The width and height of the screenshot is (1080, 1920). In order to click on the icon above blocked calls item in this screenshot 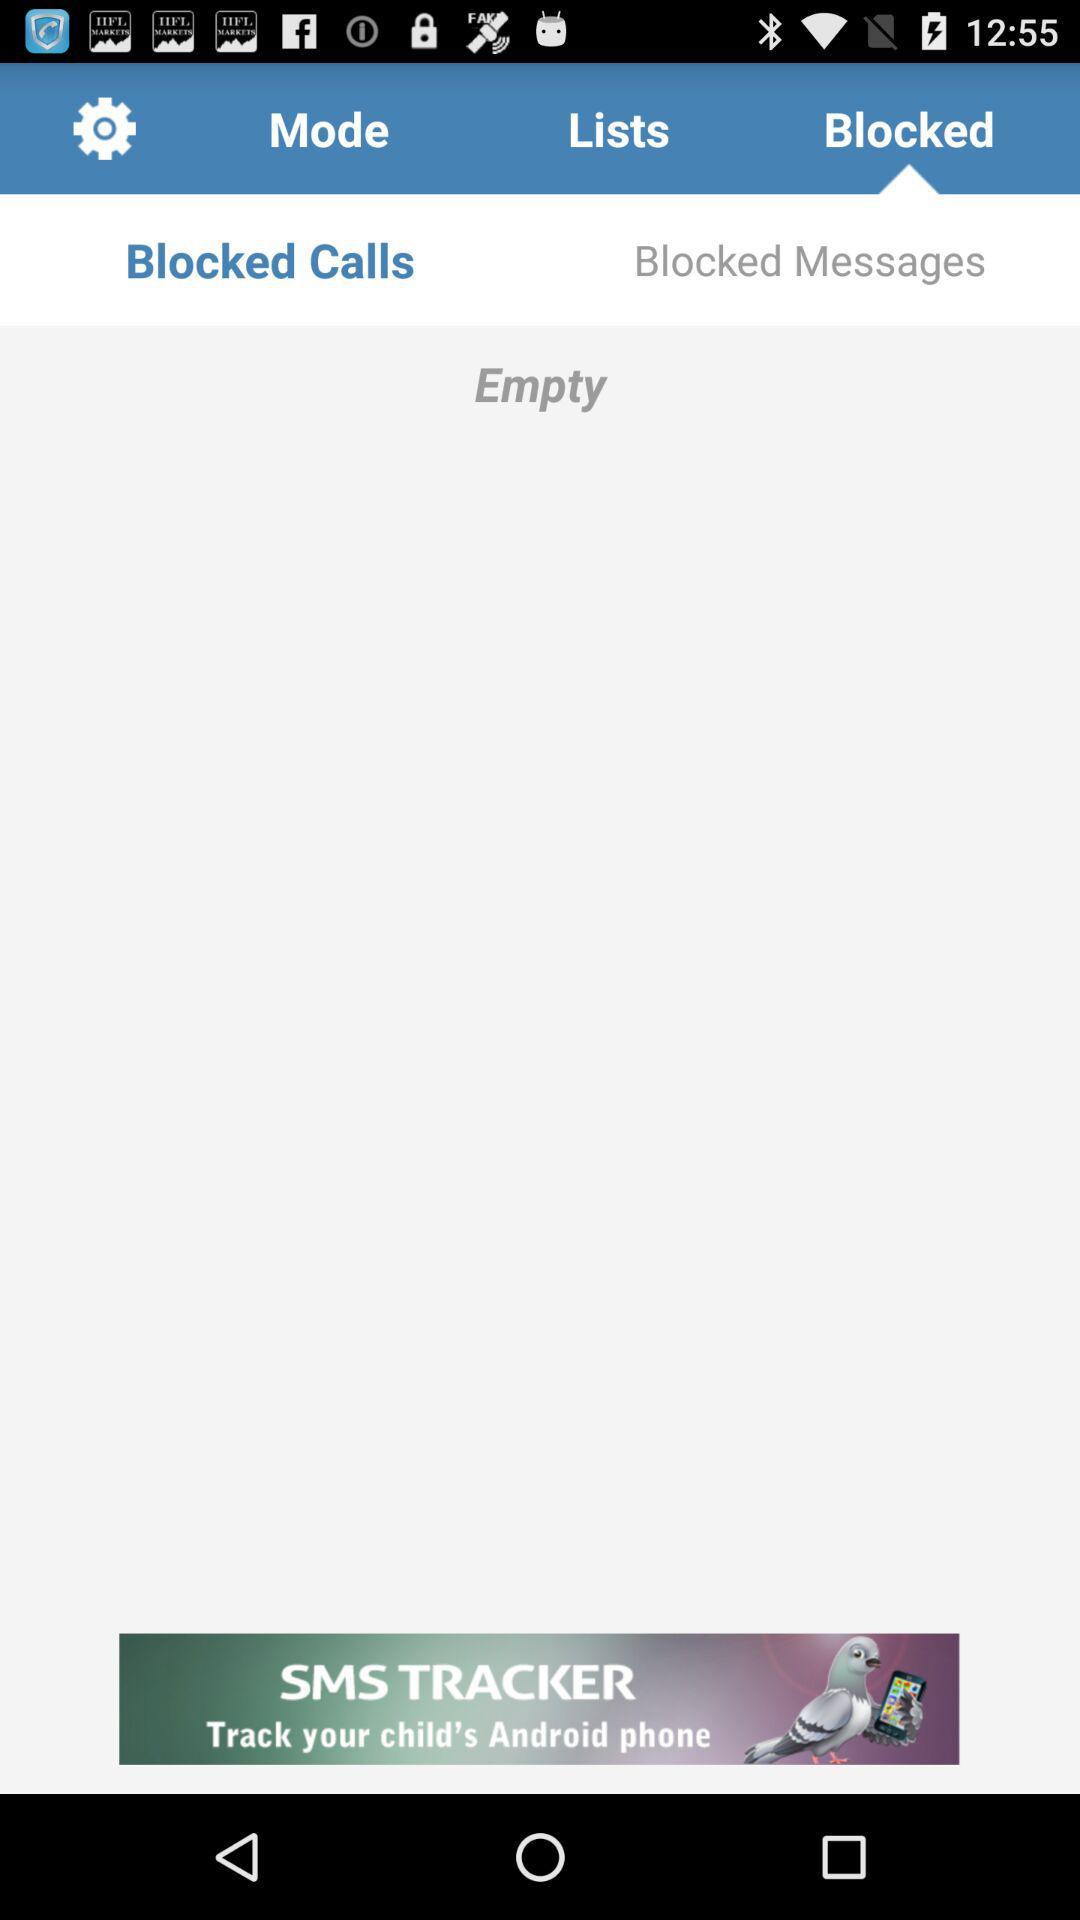, I will do `click(618, 127)`.